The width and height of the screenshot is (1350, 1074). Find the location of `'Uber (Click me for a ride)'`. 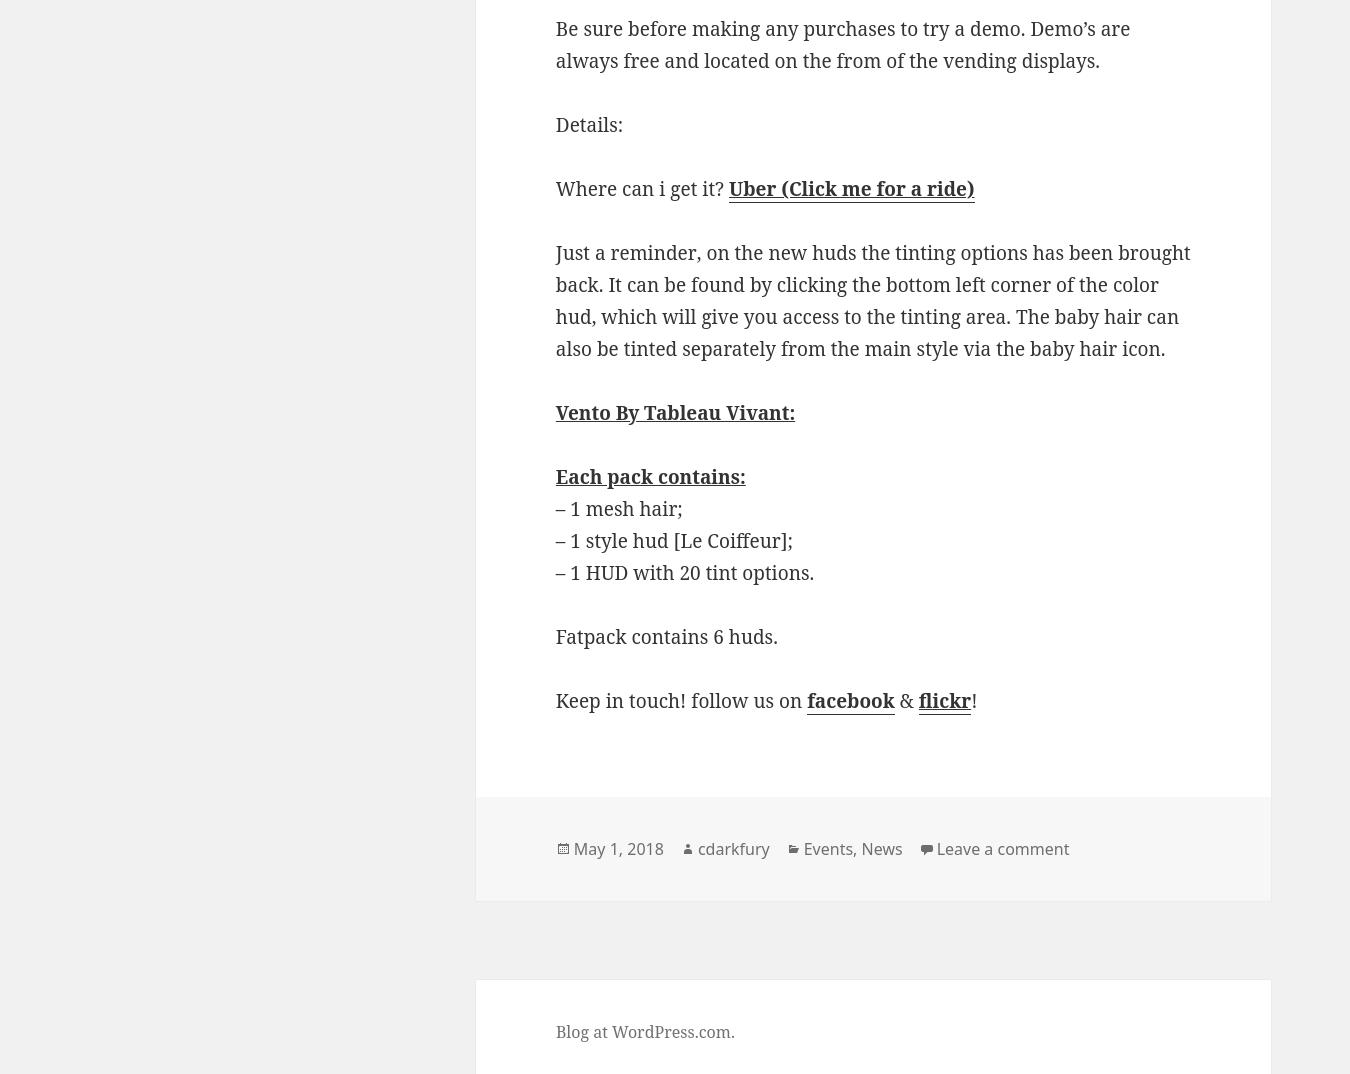

'Uber (Click me for a ride)' is located at coordinates (728, 189).